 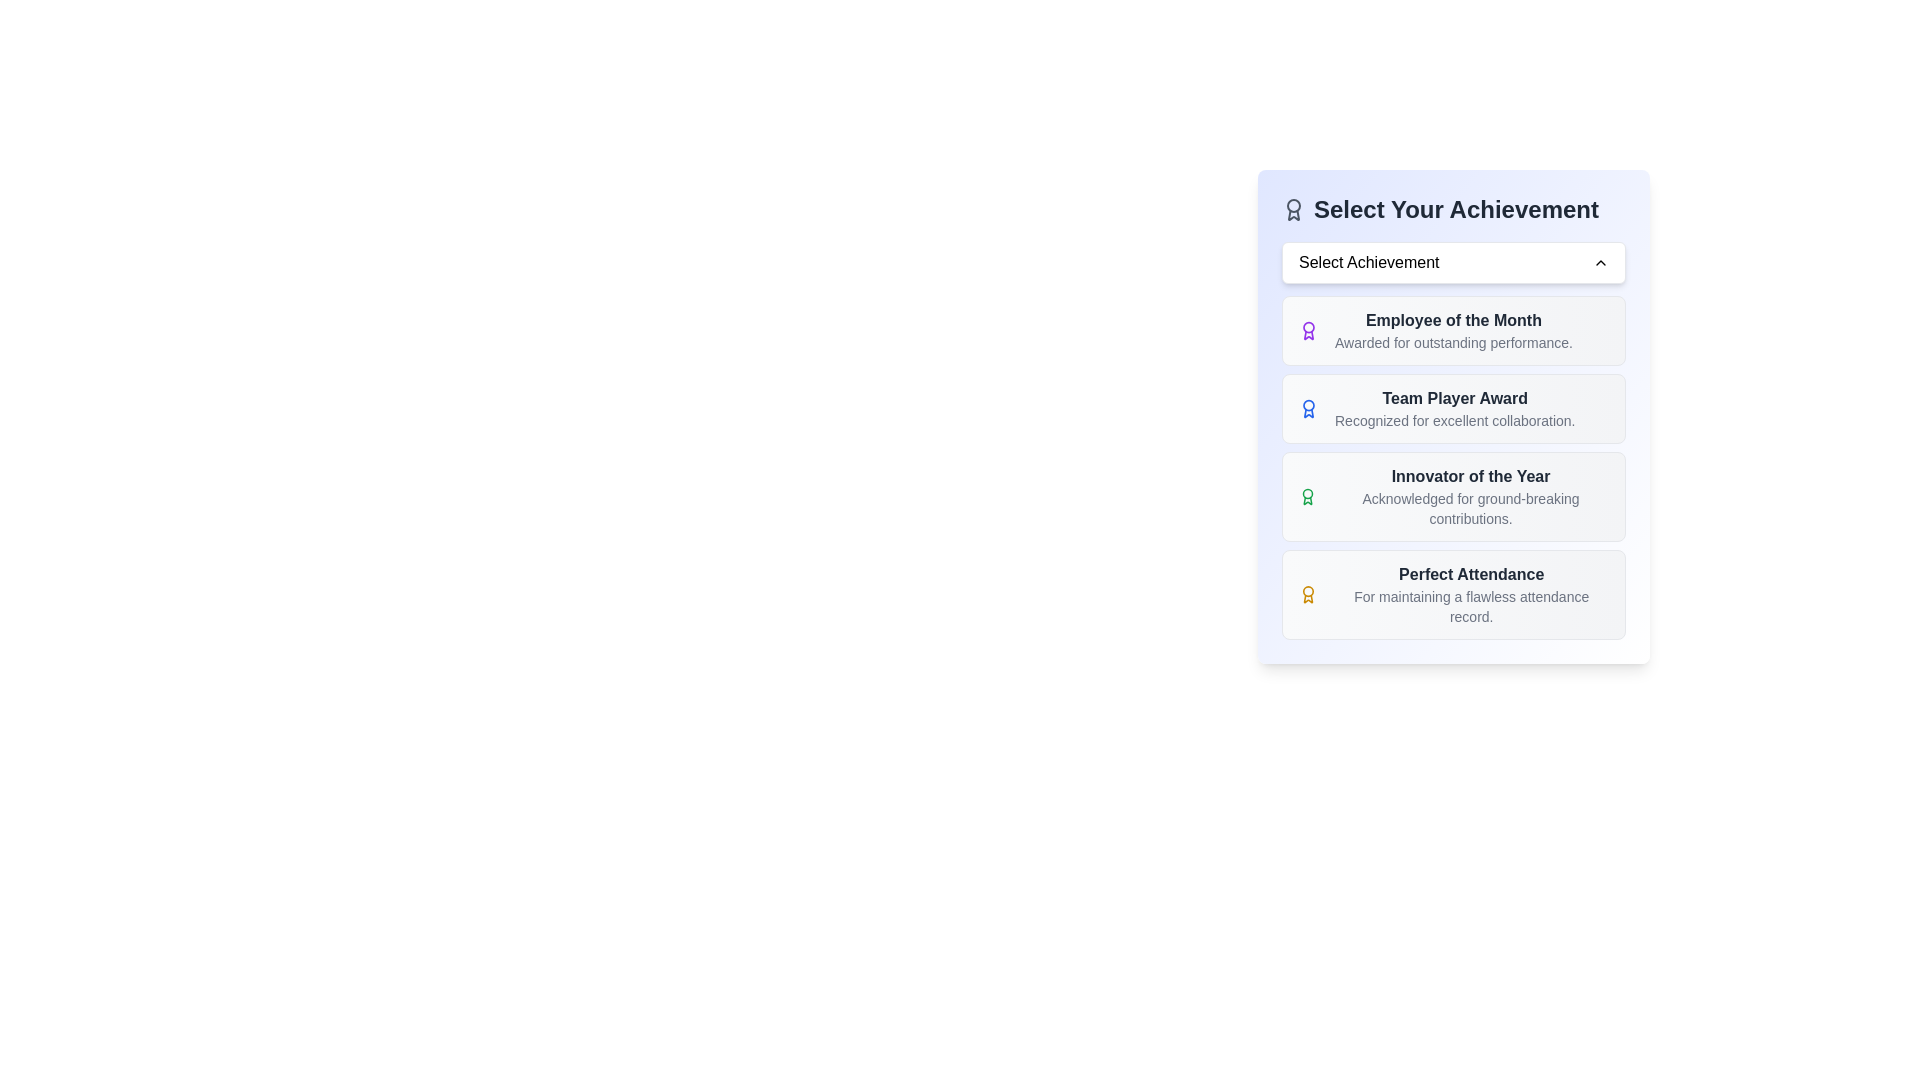 What do you see at coordinates (1308, 493) in the screenshot?
I see `the Circular SVG graphical element which is part of the decorative icon indicating an award or achievement in the 'Select Your Achievement' section` at bounding box center [1308, 493].